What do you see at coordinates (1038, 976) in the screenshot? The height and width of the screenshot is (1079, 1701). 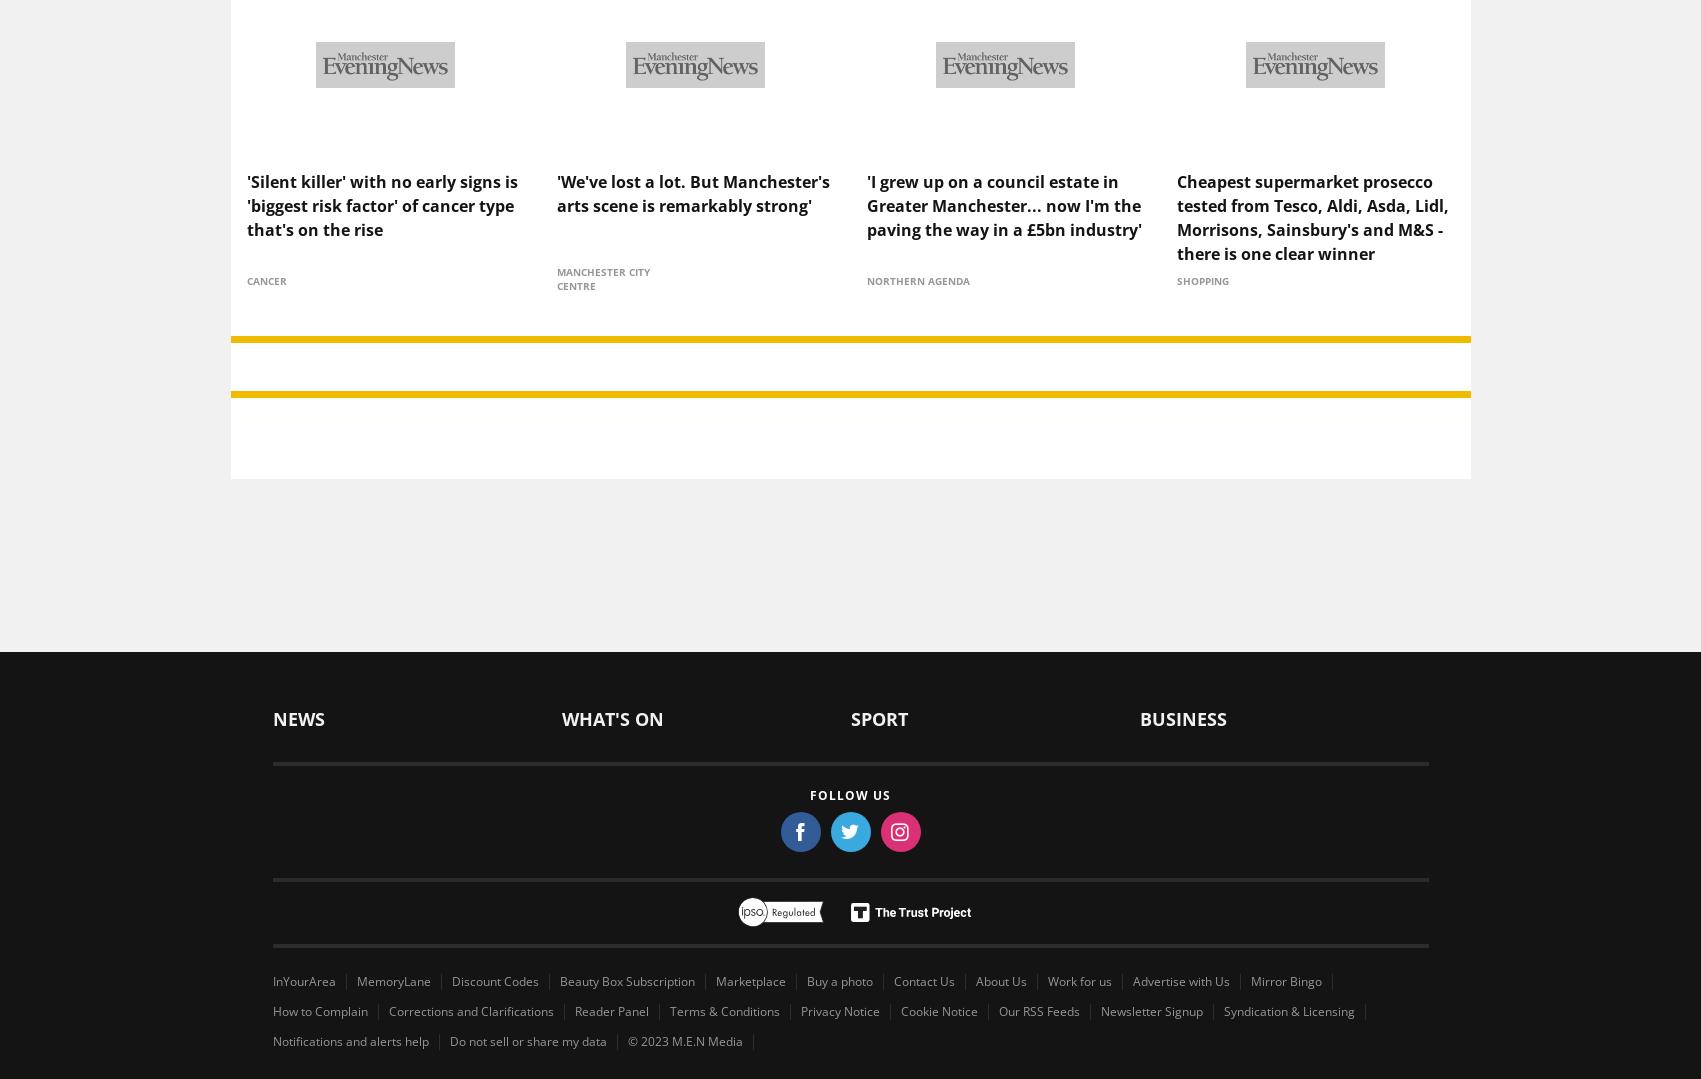 I see `'Our RSS Feeds'` at bounding box center [1038, 976].